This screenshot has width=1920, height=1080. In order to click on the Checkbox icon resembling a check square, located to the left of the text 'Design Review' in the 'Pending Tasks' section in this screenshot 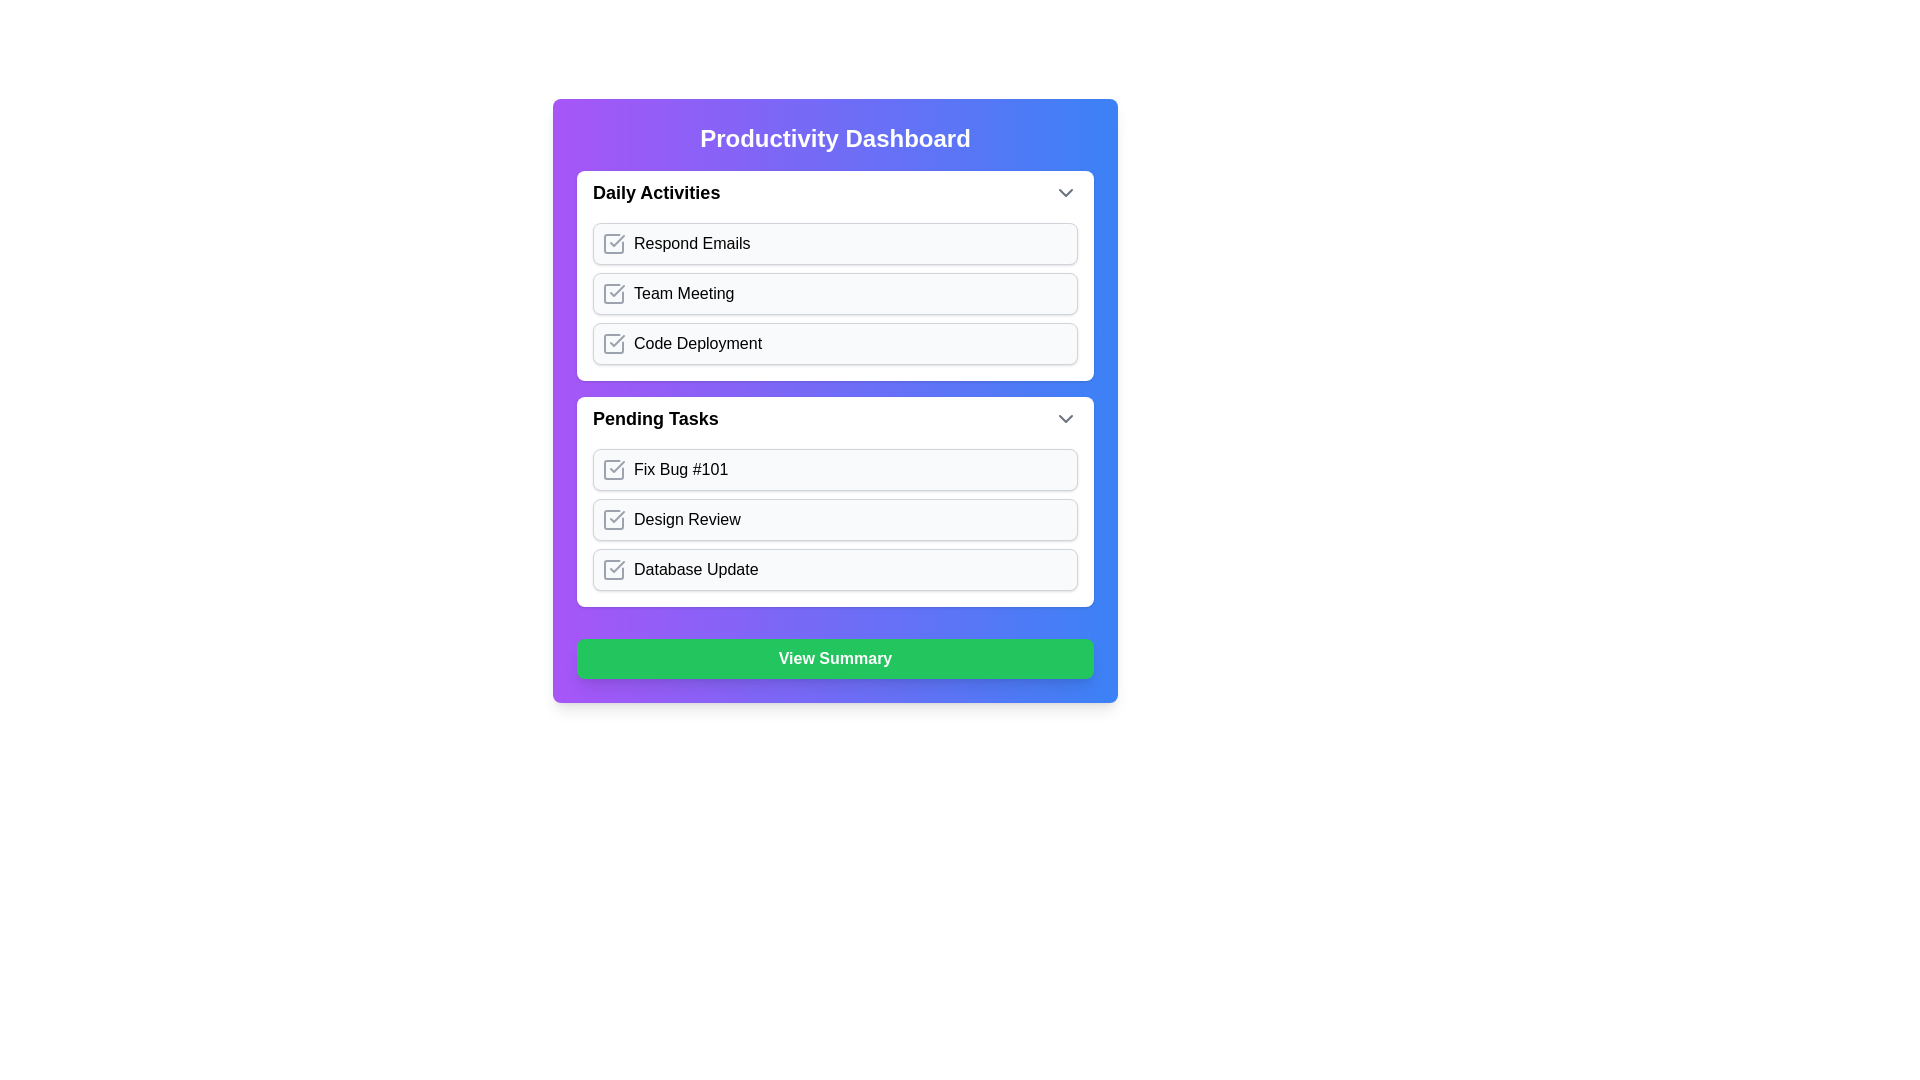, I will do `click(613, 519)`.